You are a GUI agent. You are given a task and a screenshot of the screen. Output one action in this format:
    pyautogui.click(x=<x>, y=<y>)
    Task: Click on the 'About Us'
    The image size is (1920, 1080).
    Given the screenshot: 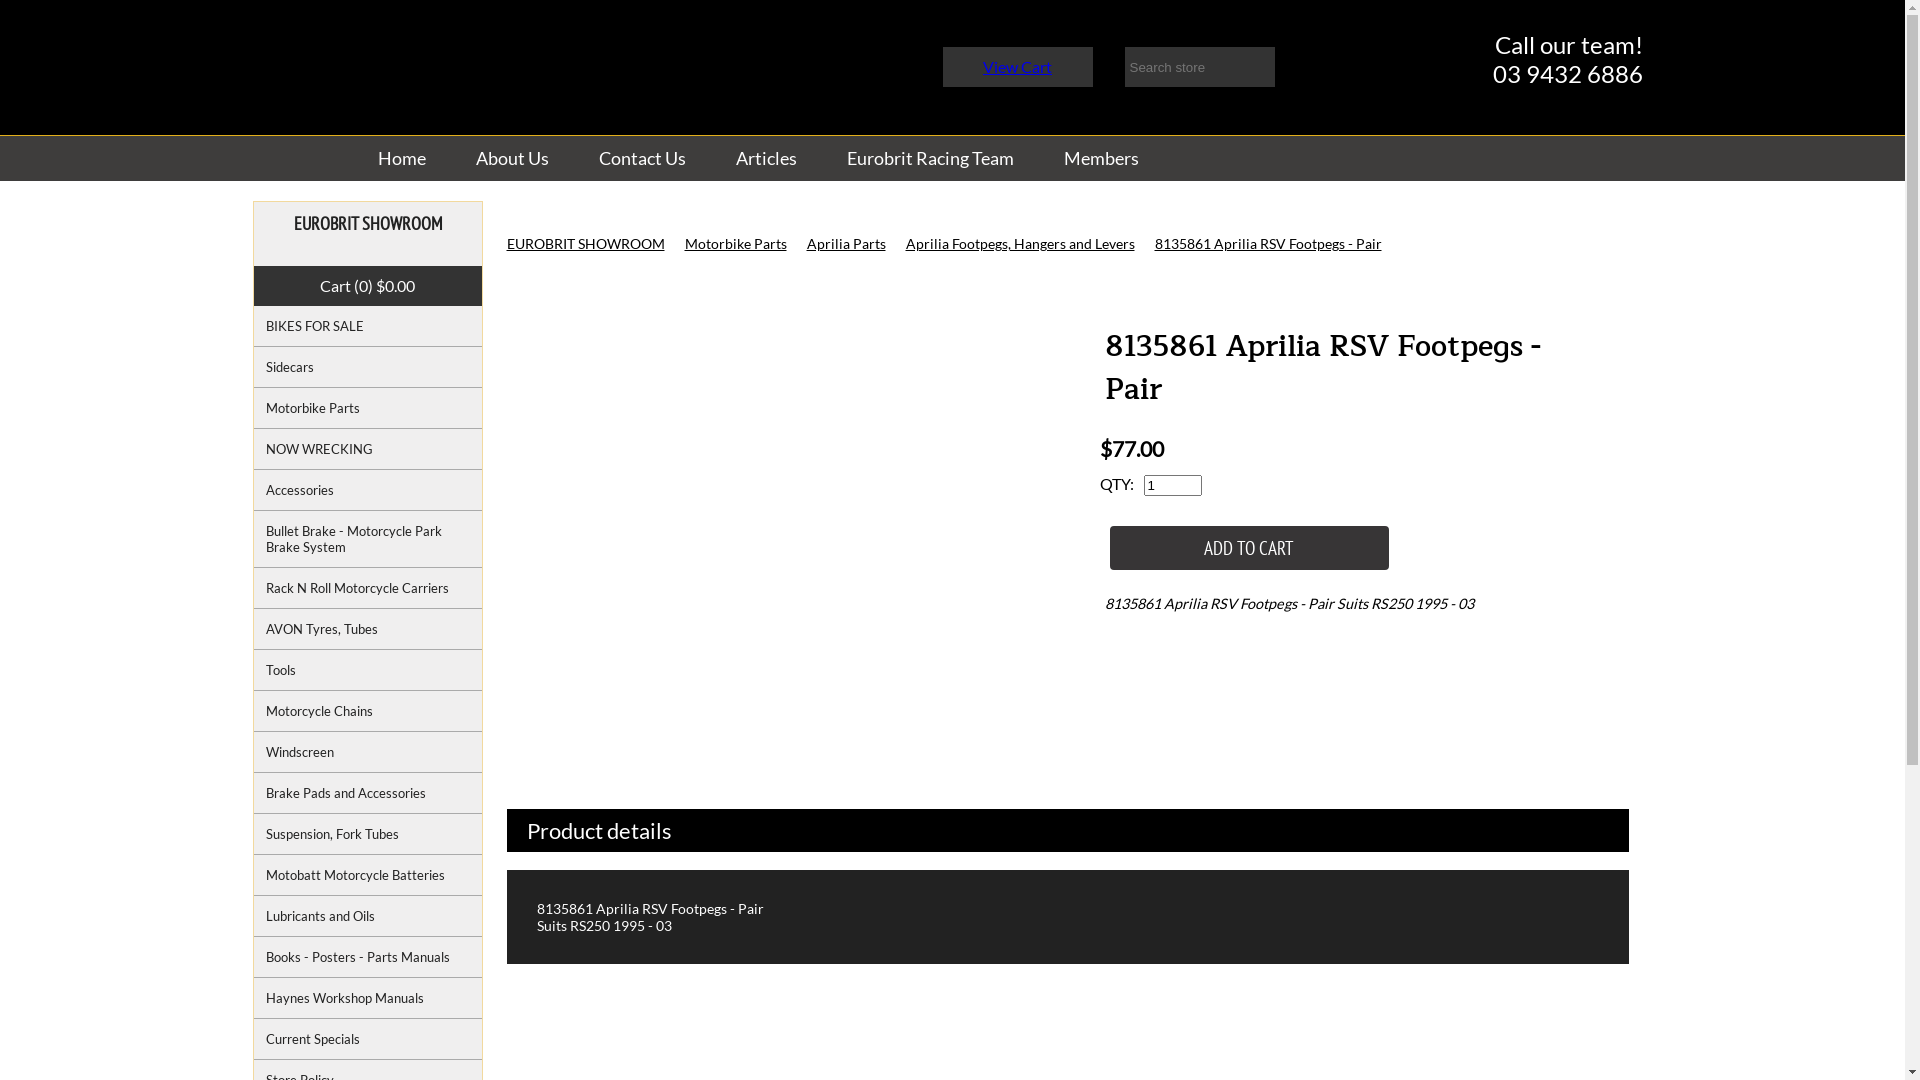 What is the action you would take?
    pyautogui.click(x=511, y=157)
    